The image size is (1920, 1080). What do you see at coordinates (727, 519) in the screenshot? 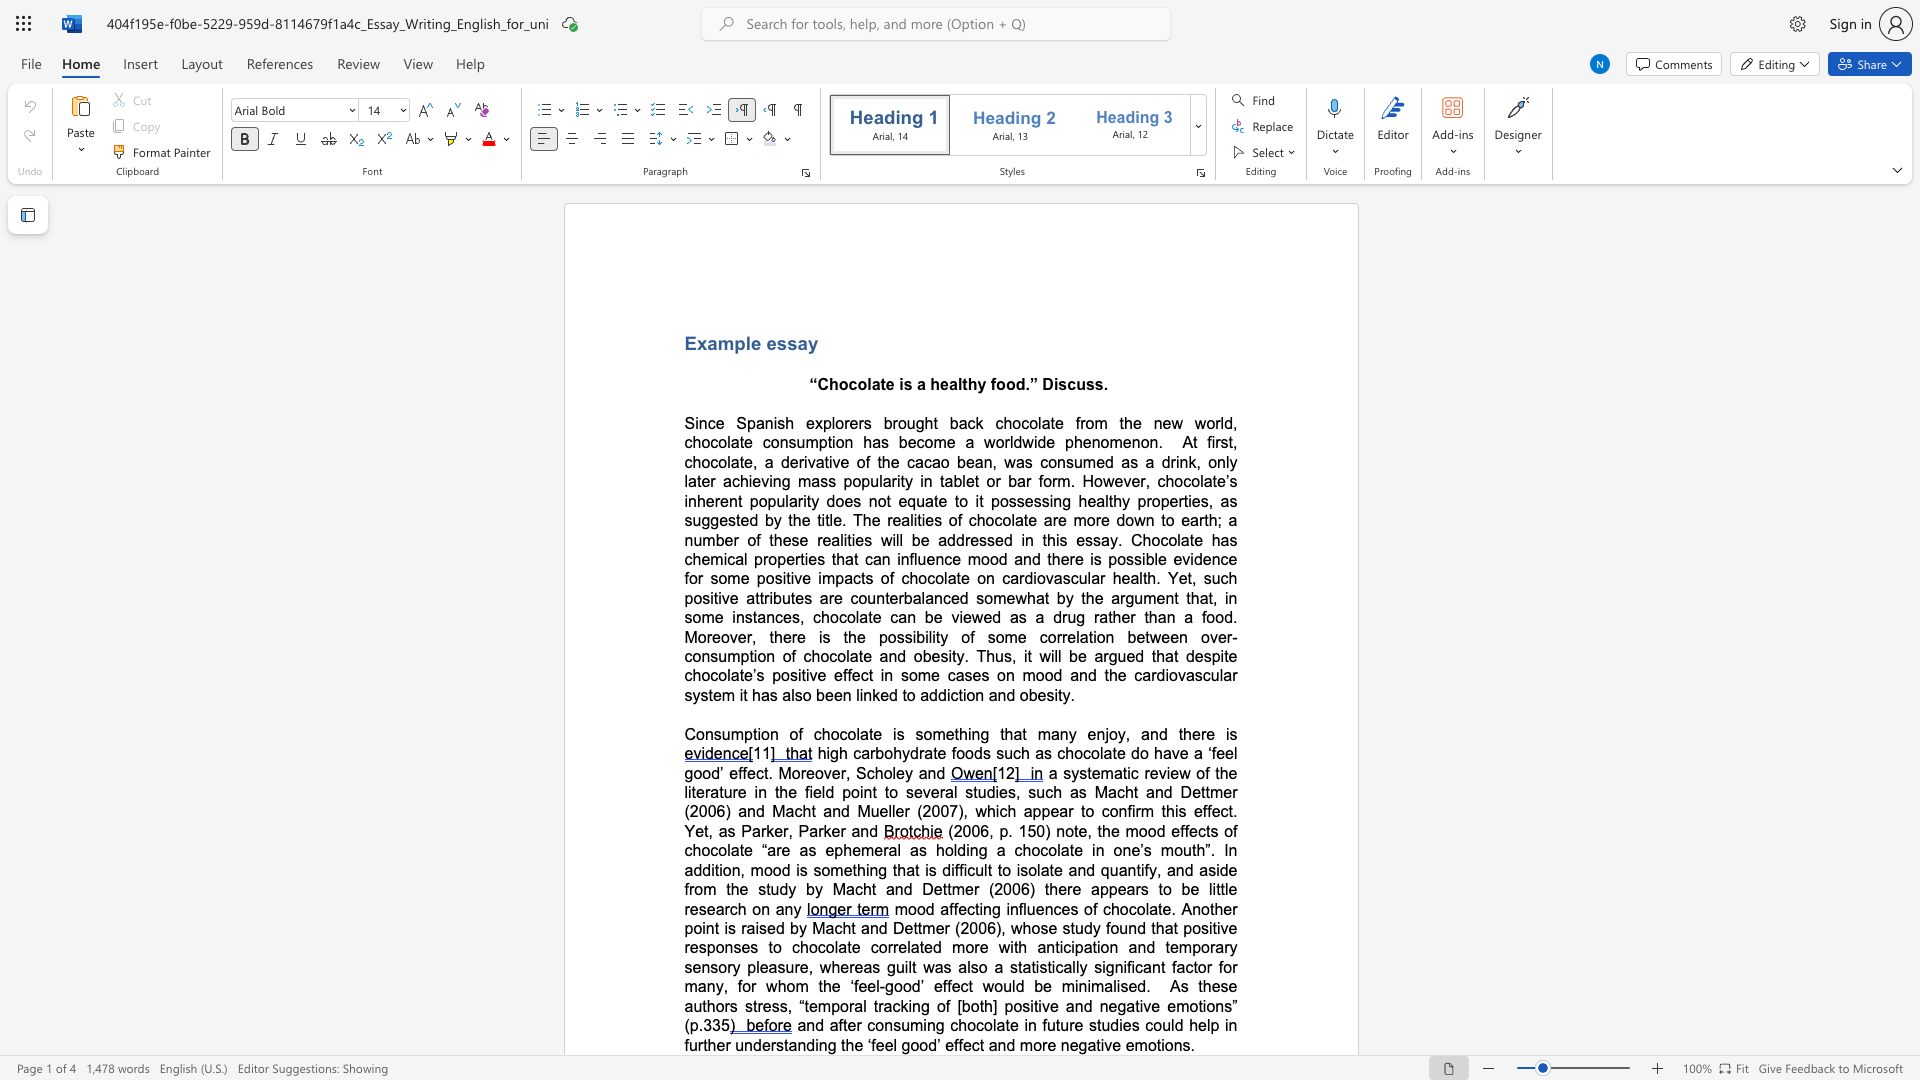
I see `the subset text "sted by the title. The realities of chocolate are more down to earth; a number of these realities will be addressed in this essay. Chocolate has" within the text "healthy properties, as suggested by the title. The realities of chocolate are more down to earth; a number of these realities will be addressed in this essay. Chocolate has ch"` at bounding box center [727, 519].